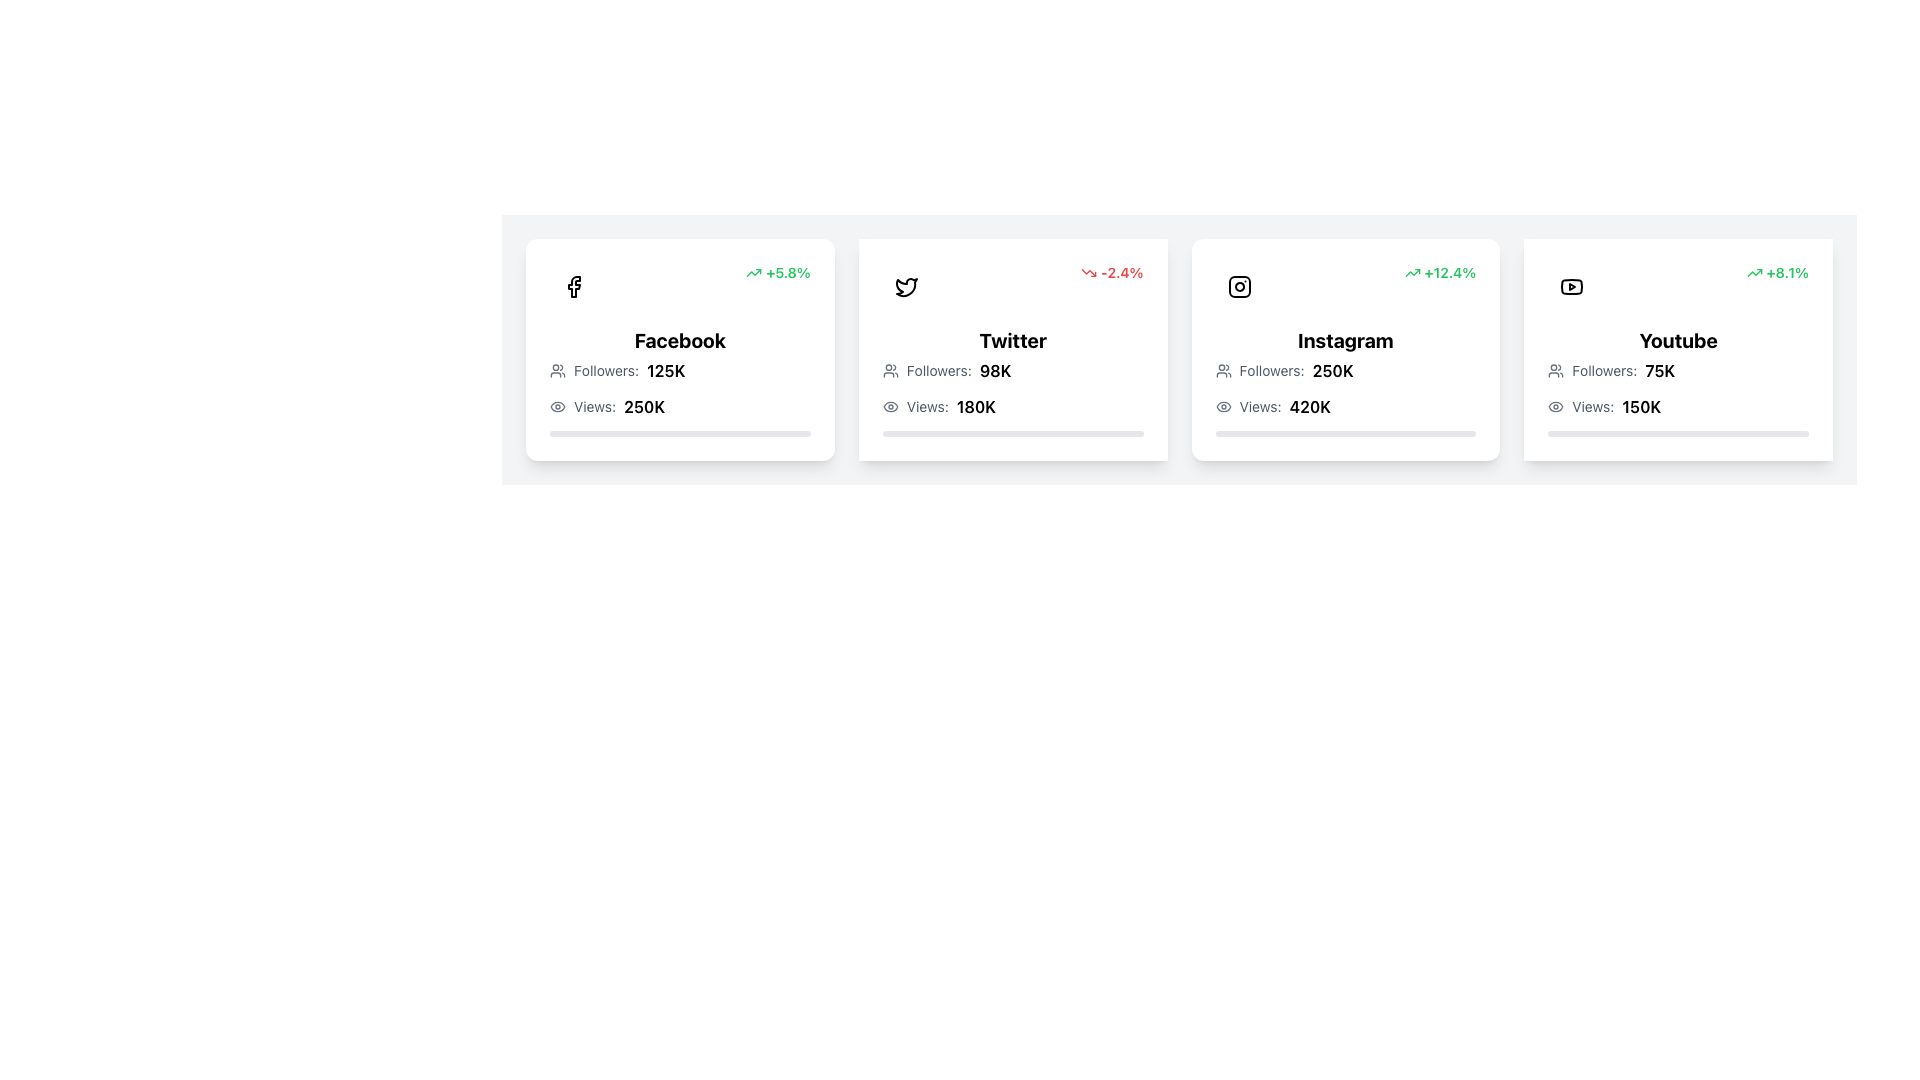 This screenshot has height=1080, width=1920. What do you see at coordinates (573, 286) in the screenshot?
I see `the Facebook brand icon located at the top-left corner of the first card representing Facebook statistics, positioned above the label 'Facebook'` at bounding box center [573, 286].